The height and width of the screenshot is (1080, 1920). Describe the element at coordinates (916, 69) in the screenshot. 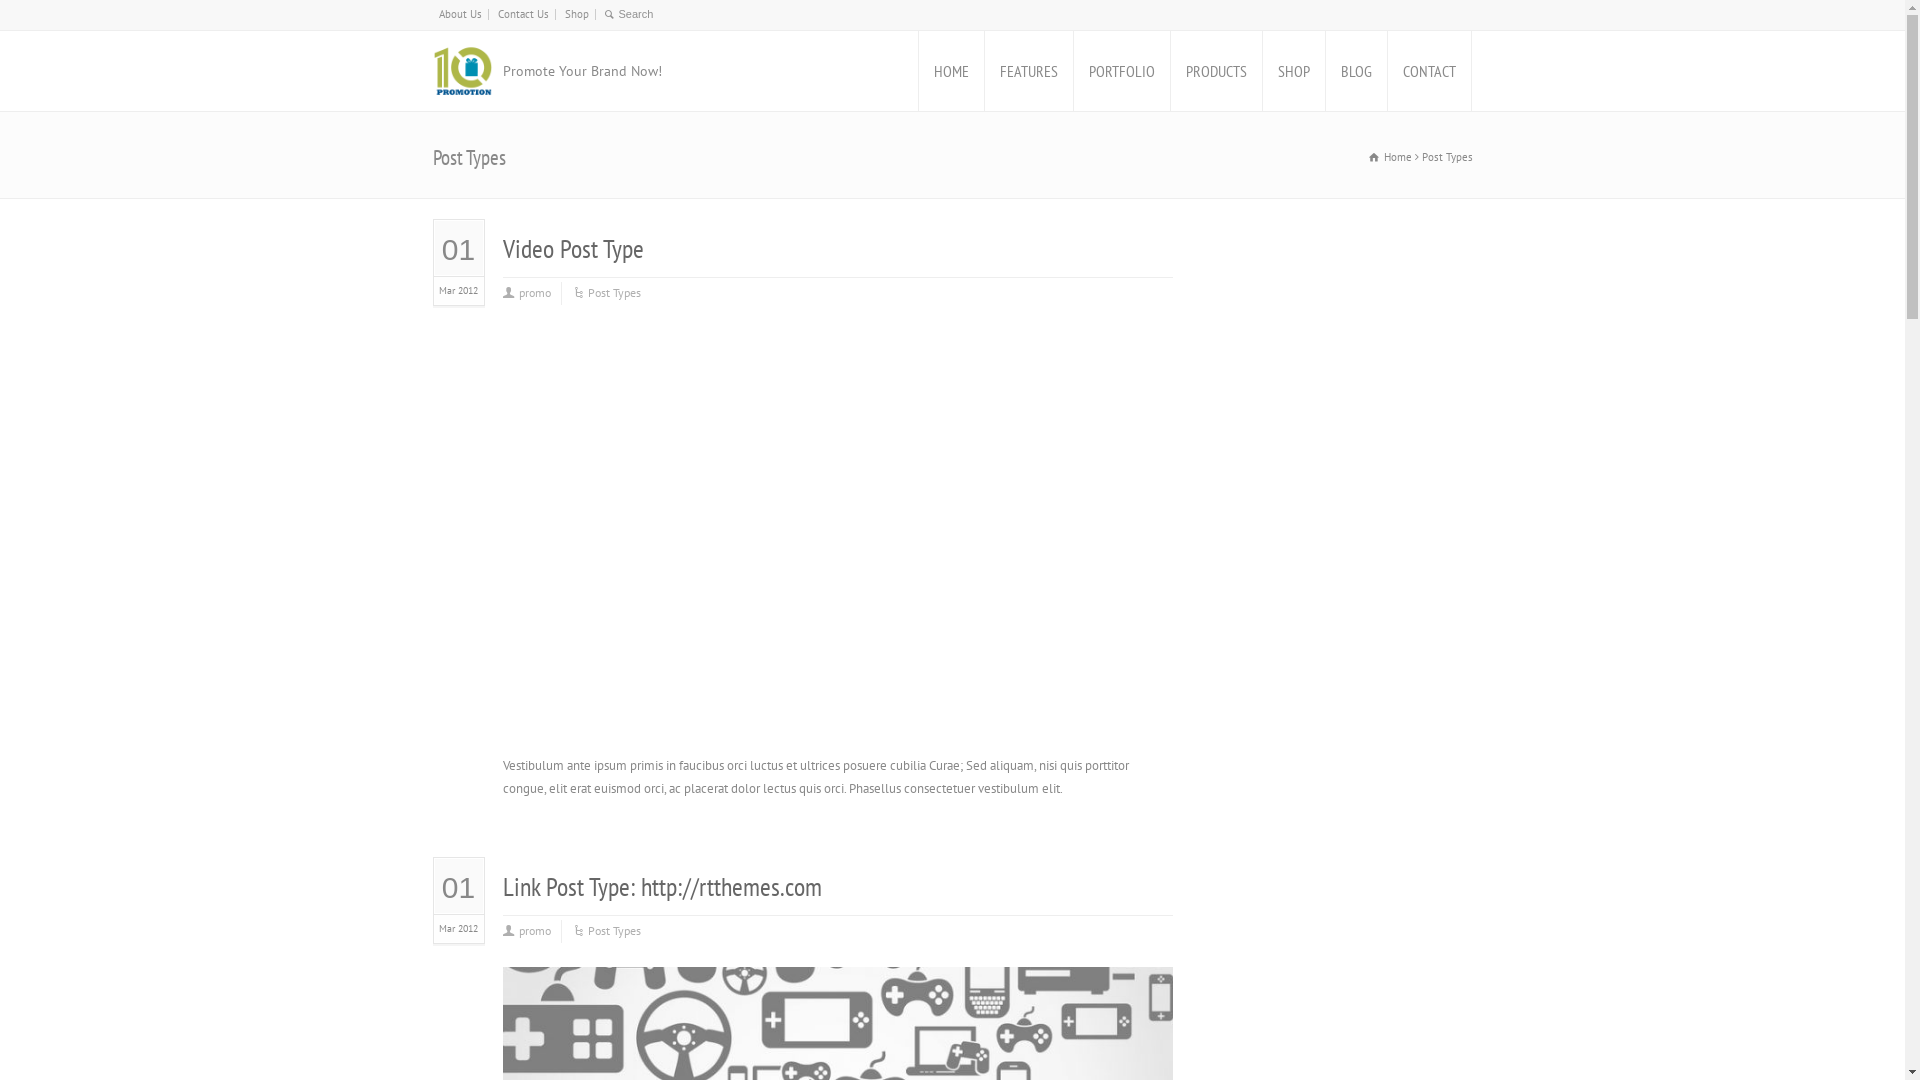

I see `'HOME'` at that location.